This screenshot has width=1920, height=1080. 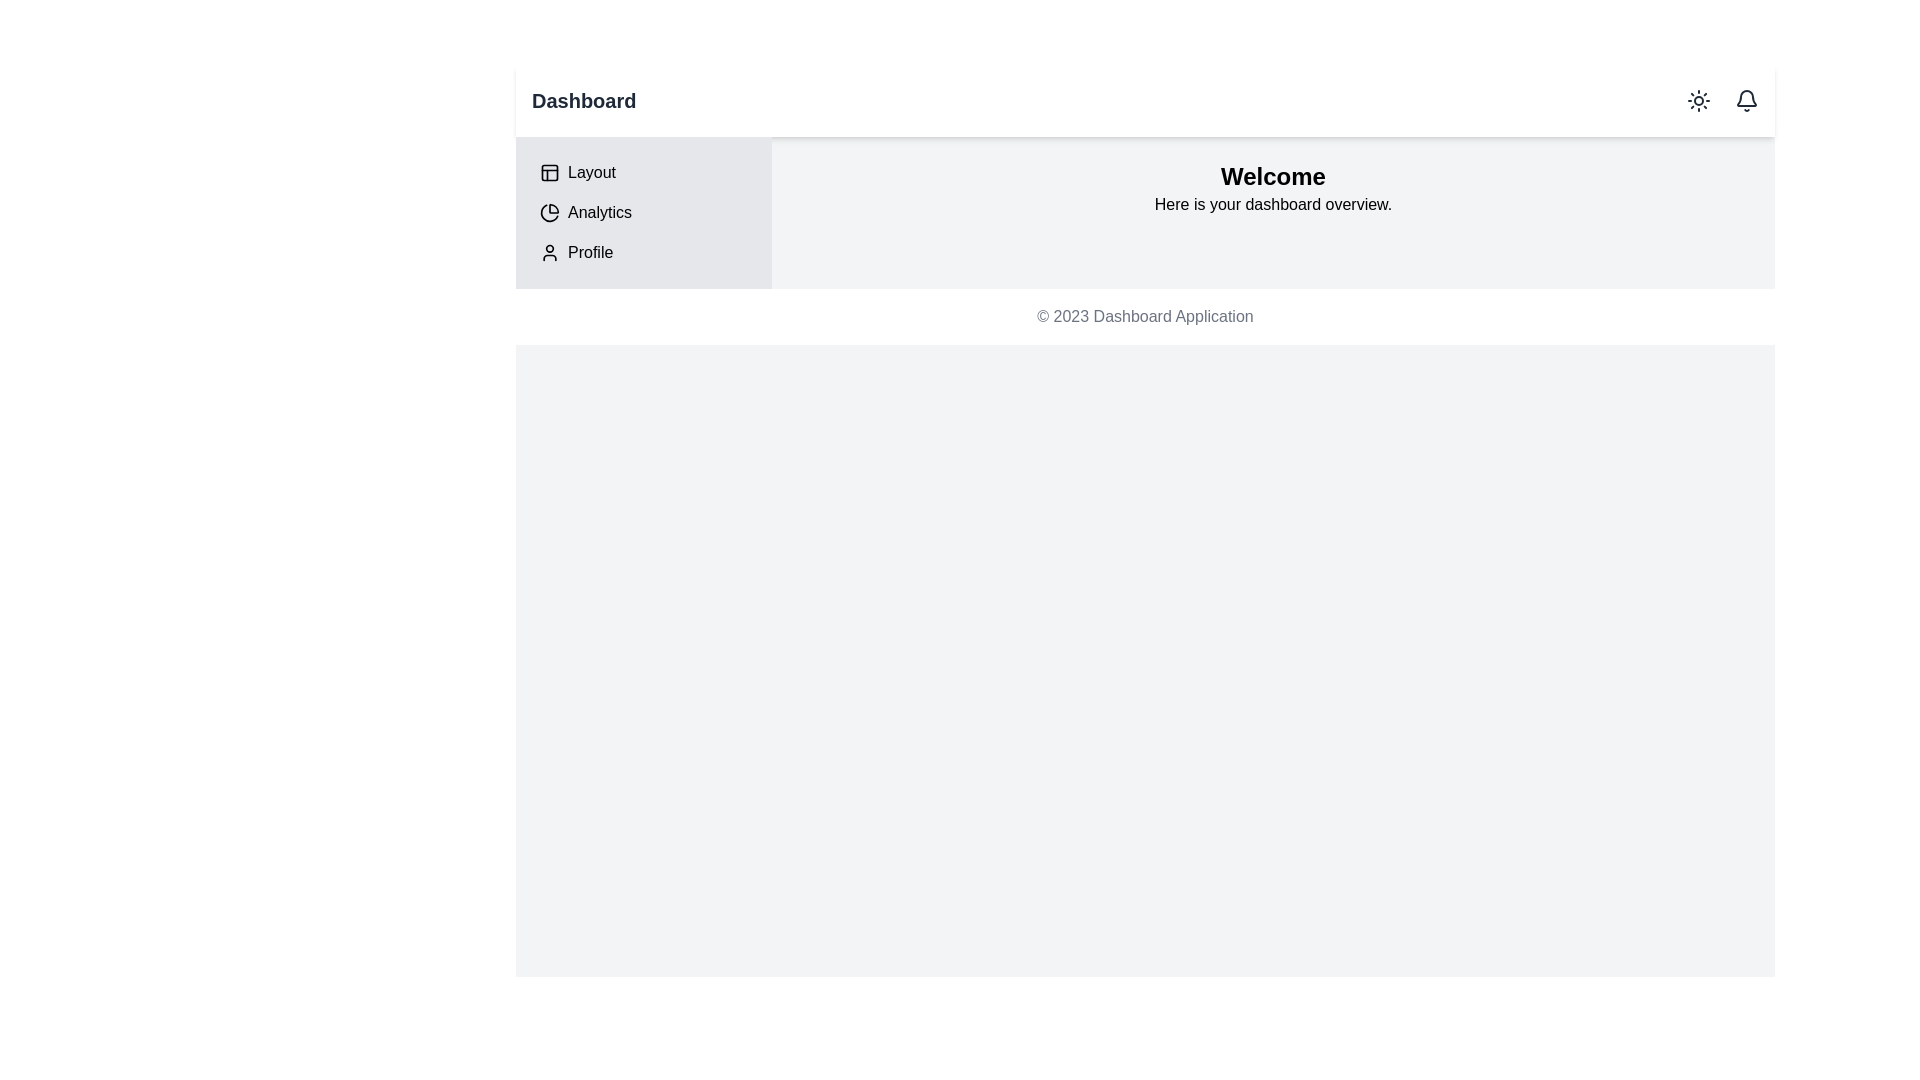 I want to click on the non-interactive graphical shape representing the 'Layout' menu icon located on the top-left panel of the Dashboard interface, so click(x=550, y=172).